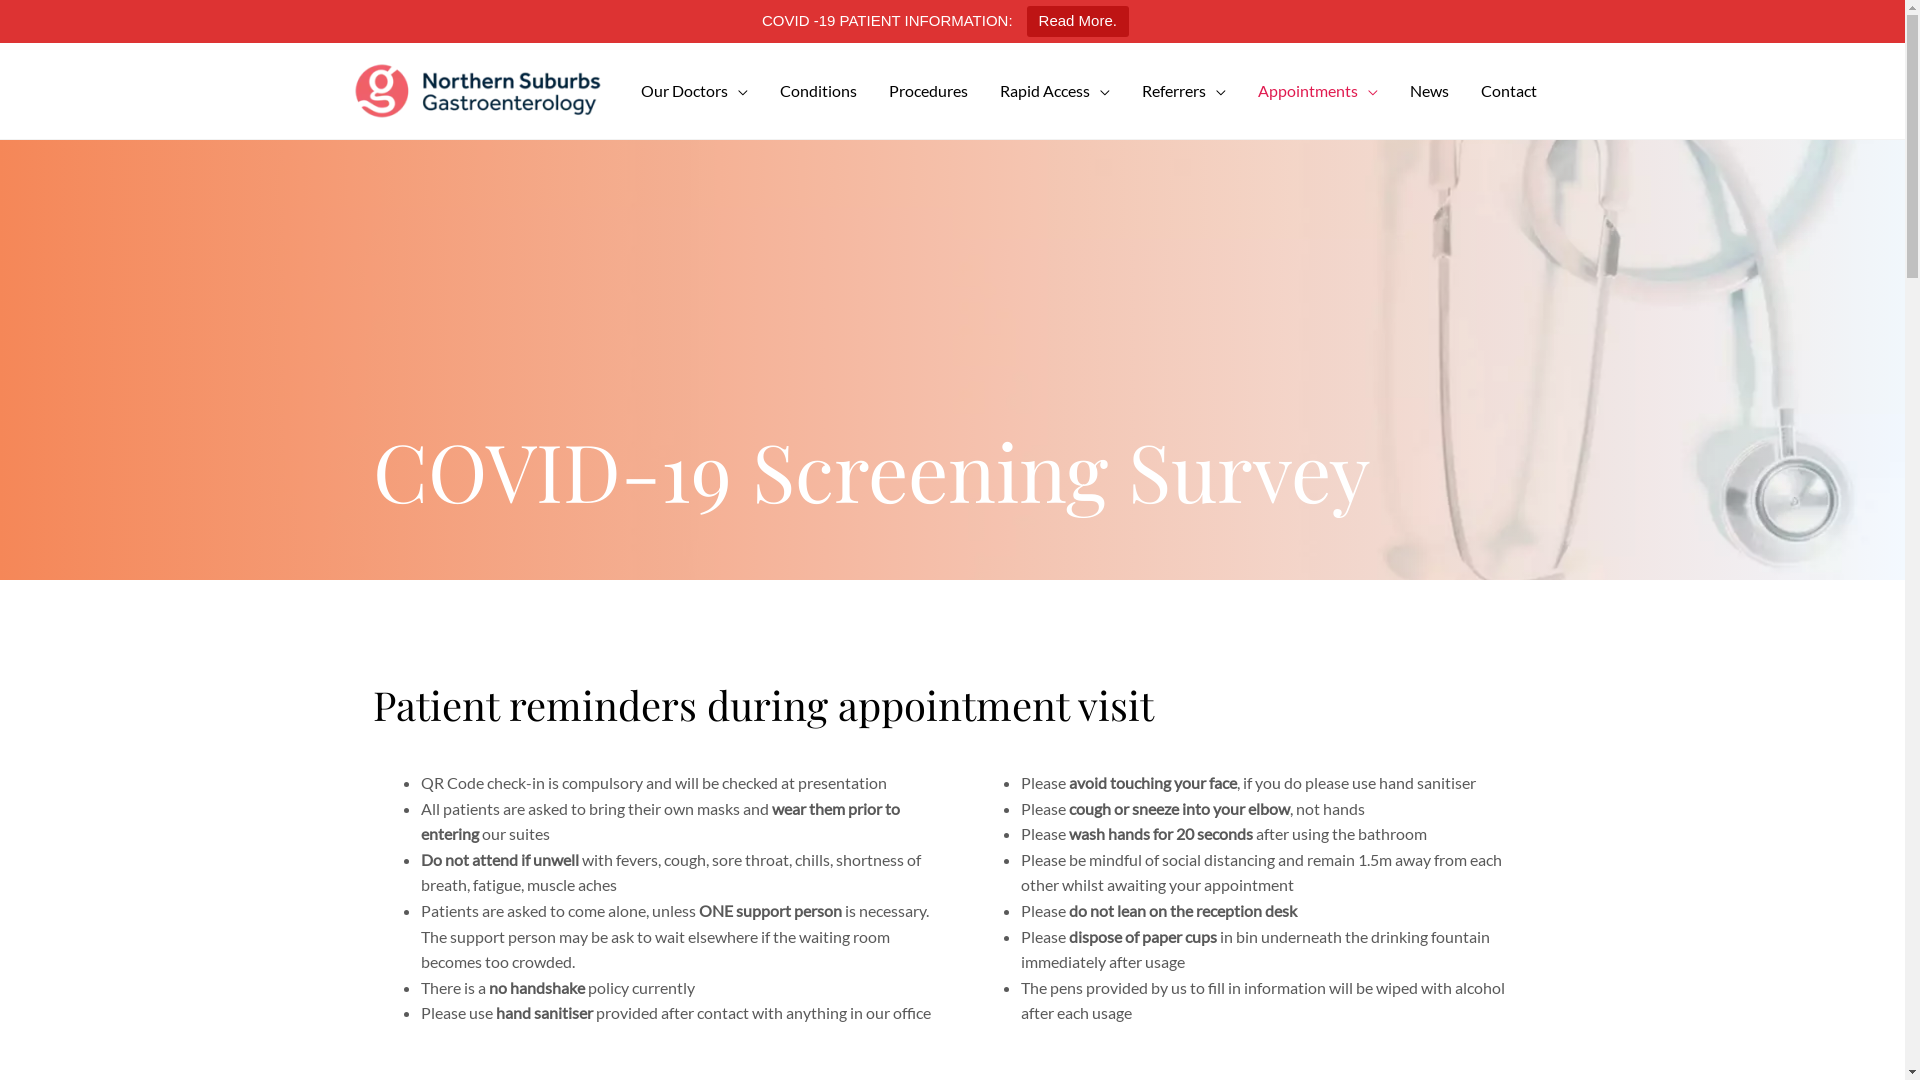 This screenshot has width=1920, height=1080. What do you see at coordinates (1428, 91) in the screenshot?
I see `'News'` at bounding box center [1428, 91].